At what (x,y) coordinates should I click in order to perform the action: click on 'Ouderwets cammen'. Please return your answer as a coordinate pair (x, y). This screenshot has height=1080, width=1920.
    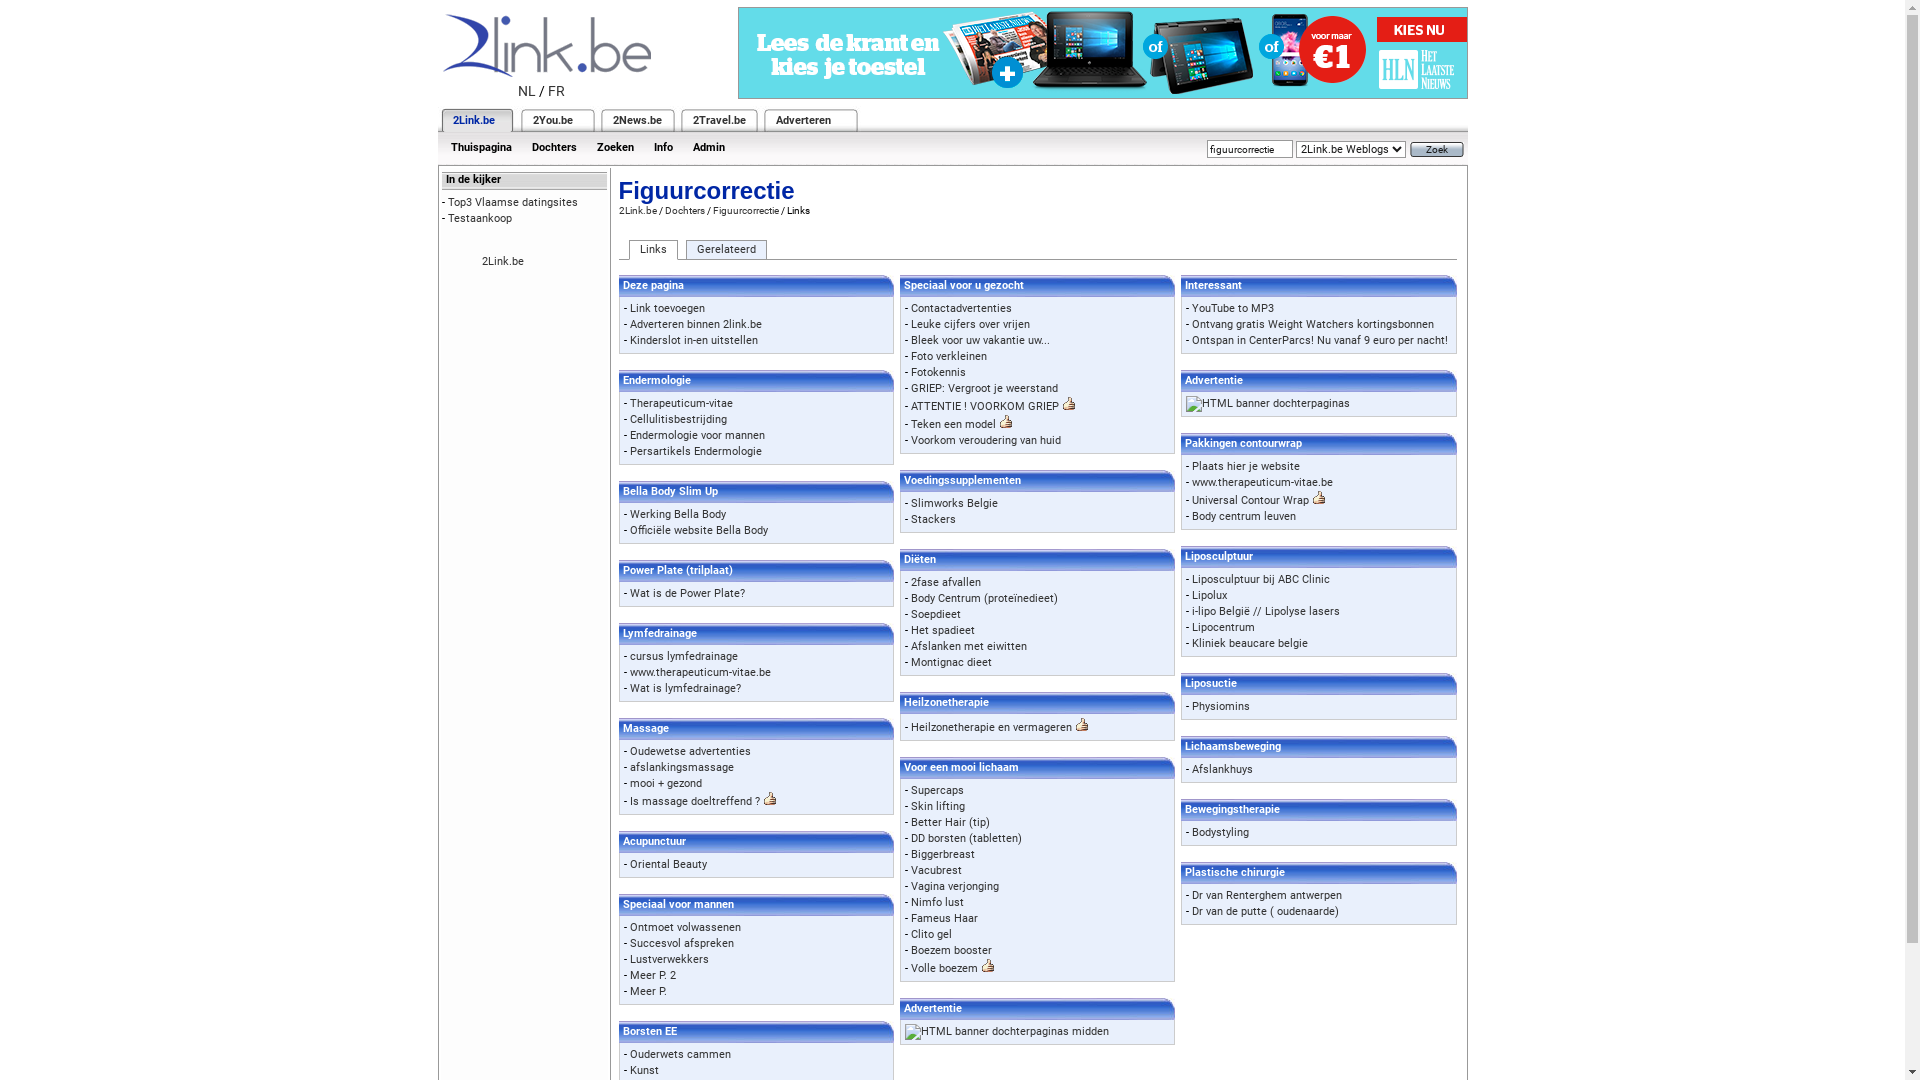
    Looking at the image, I should click on (628, 1053).